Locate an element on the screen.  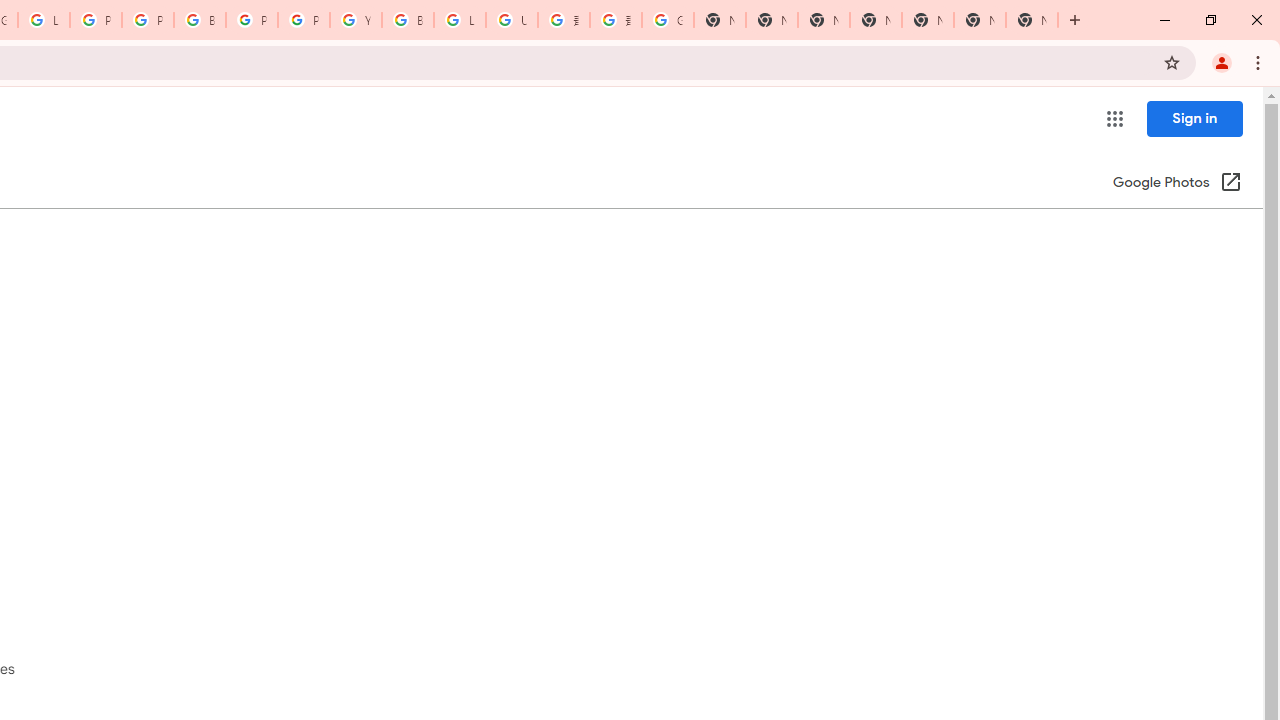
'Privacy Help Center - Policies Help' is located at coordinates (95, 20).